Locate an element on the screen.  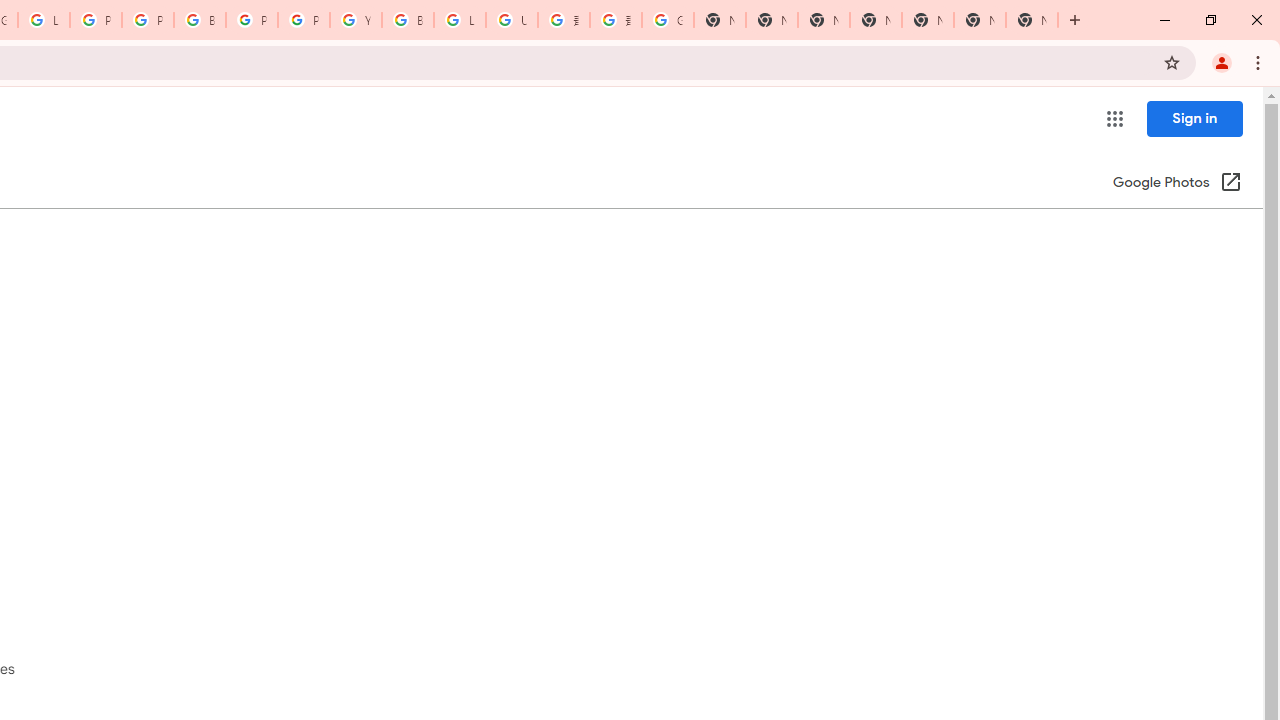
'Privacy Help Center - Policies Help' is located at coordinates (95, 20).